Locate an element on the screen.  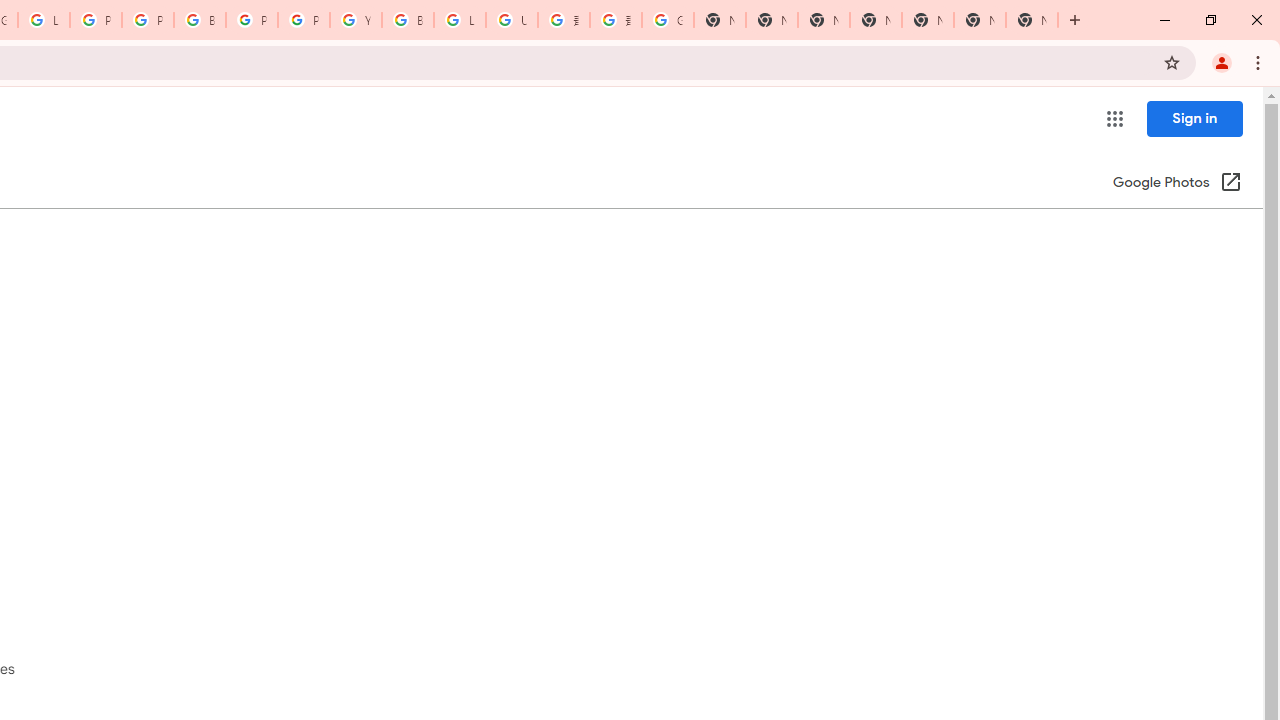
'Privacy Help Center - Policies Help' is located at coordinates (95, 20).